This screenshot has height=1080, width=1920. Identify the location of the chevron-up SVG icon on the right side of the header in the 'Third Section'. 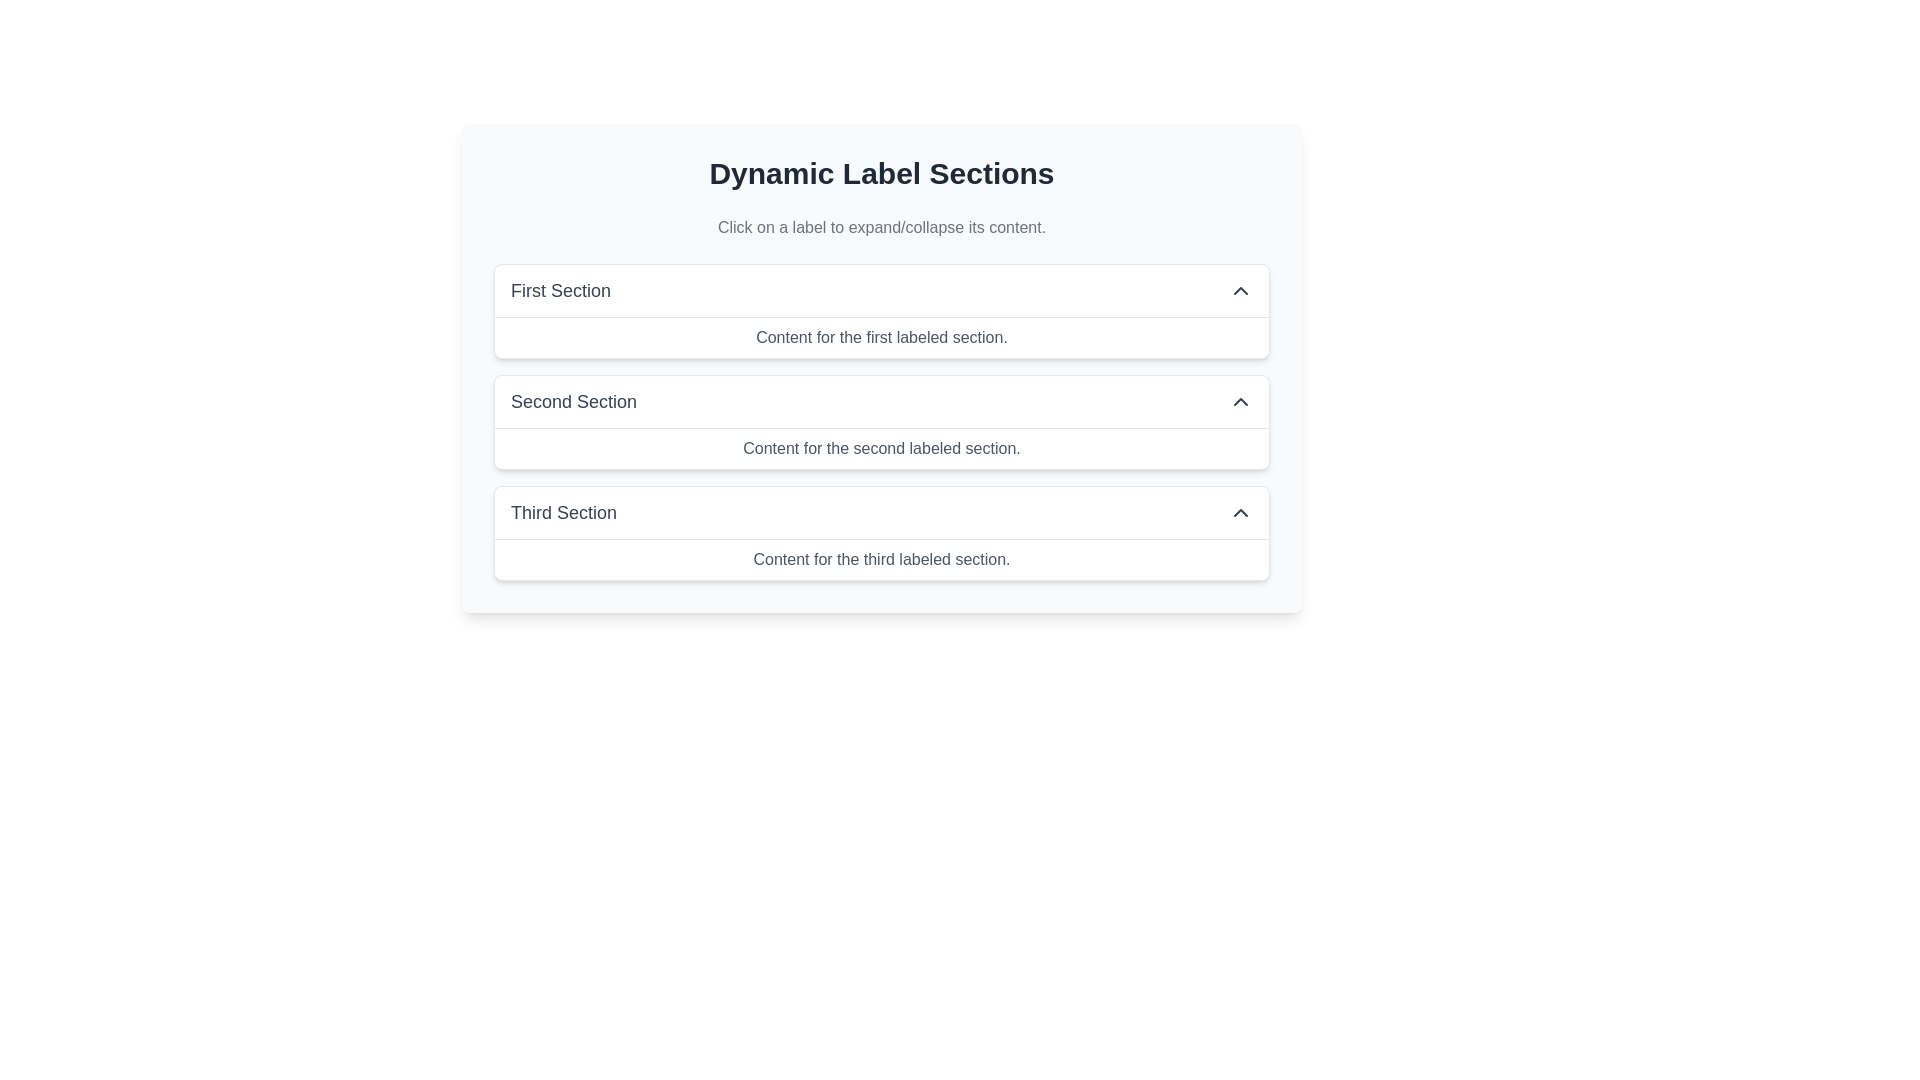
(1240, 512).